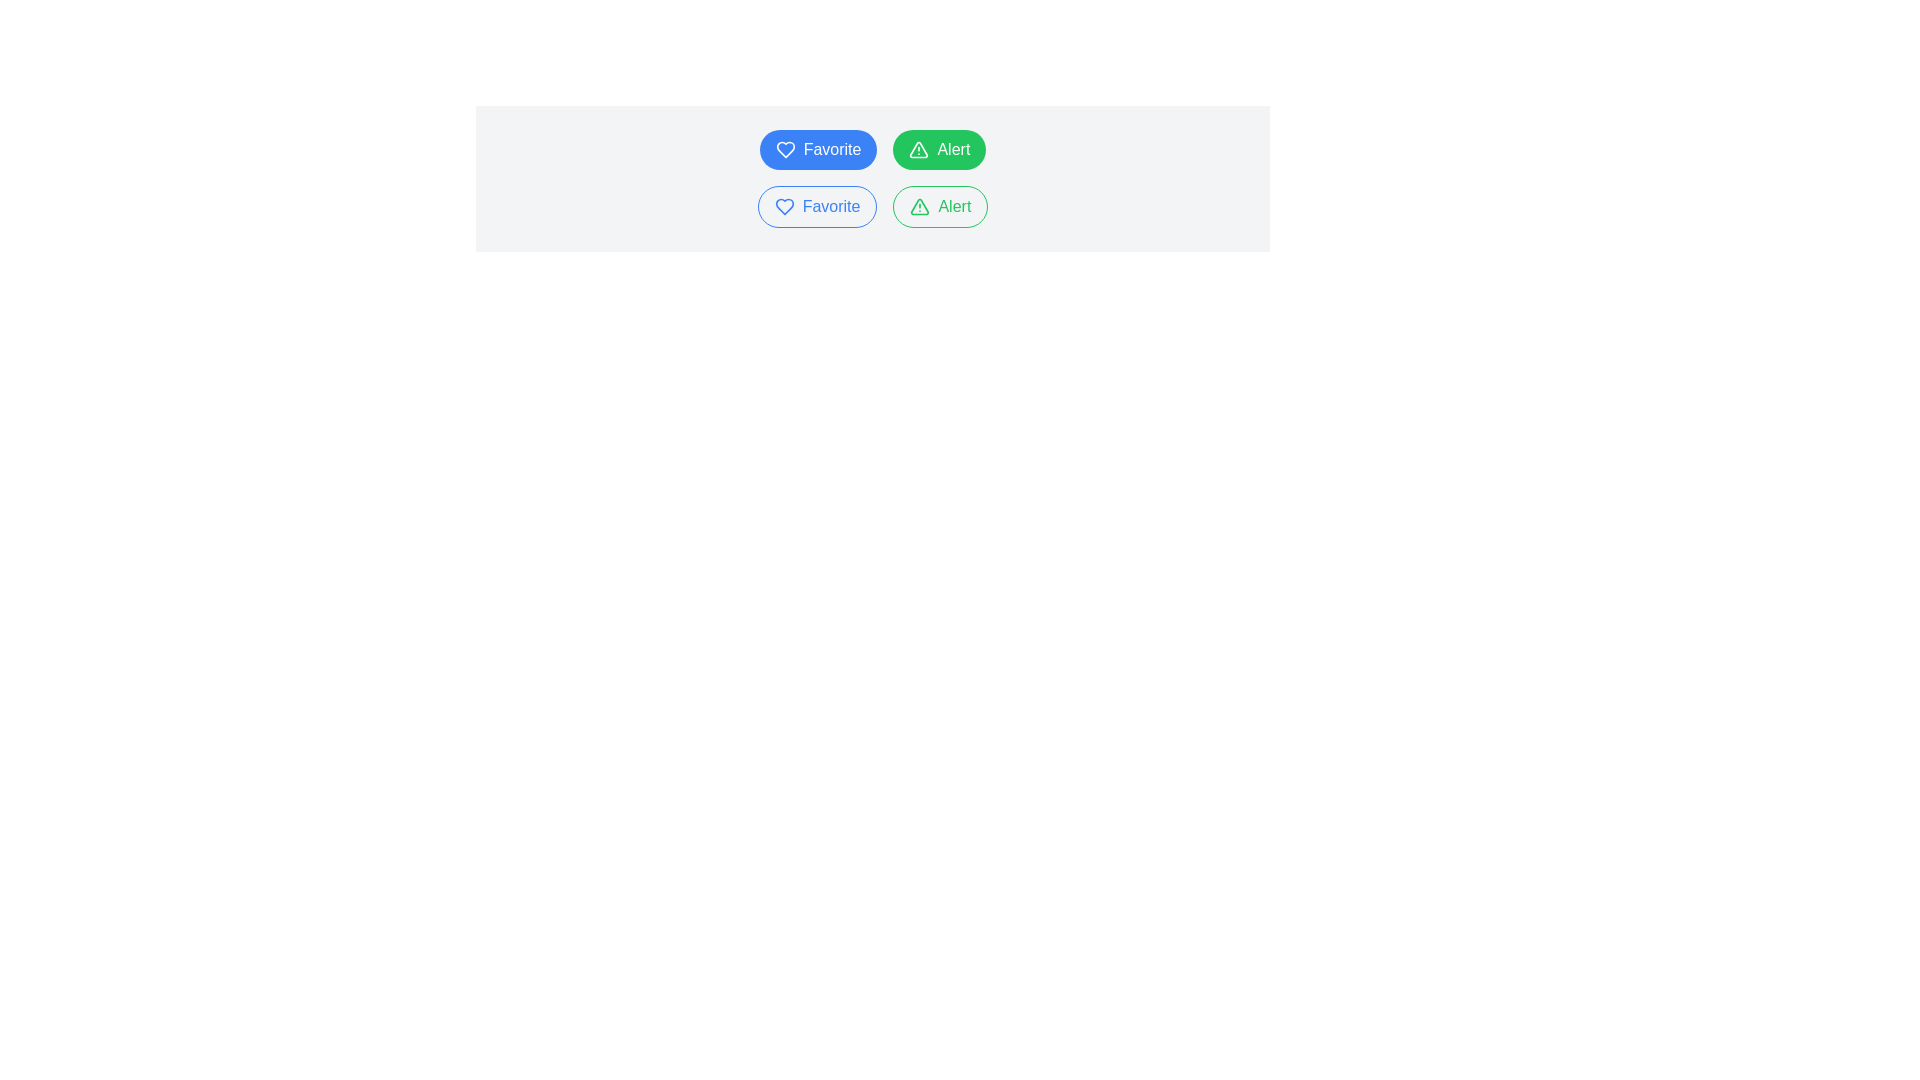 This screenshot has width=1920, height=1080. I want to click on the 'Favorite' button, so click(817, 207).